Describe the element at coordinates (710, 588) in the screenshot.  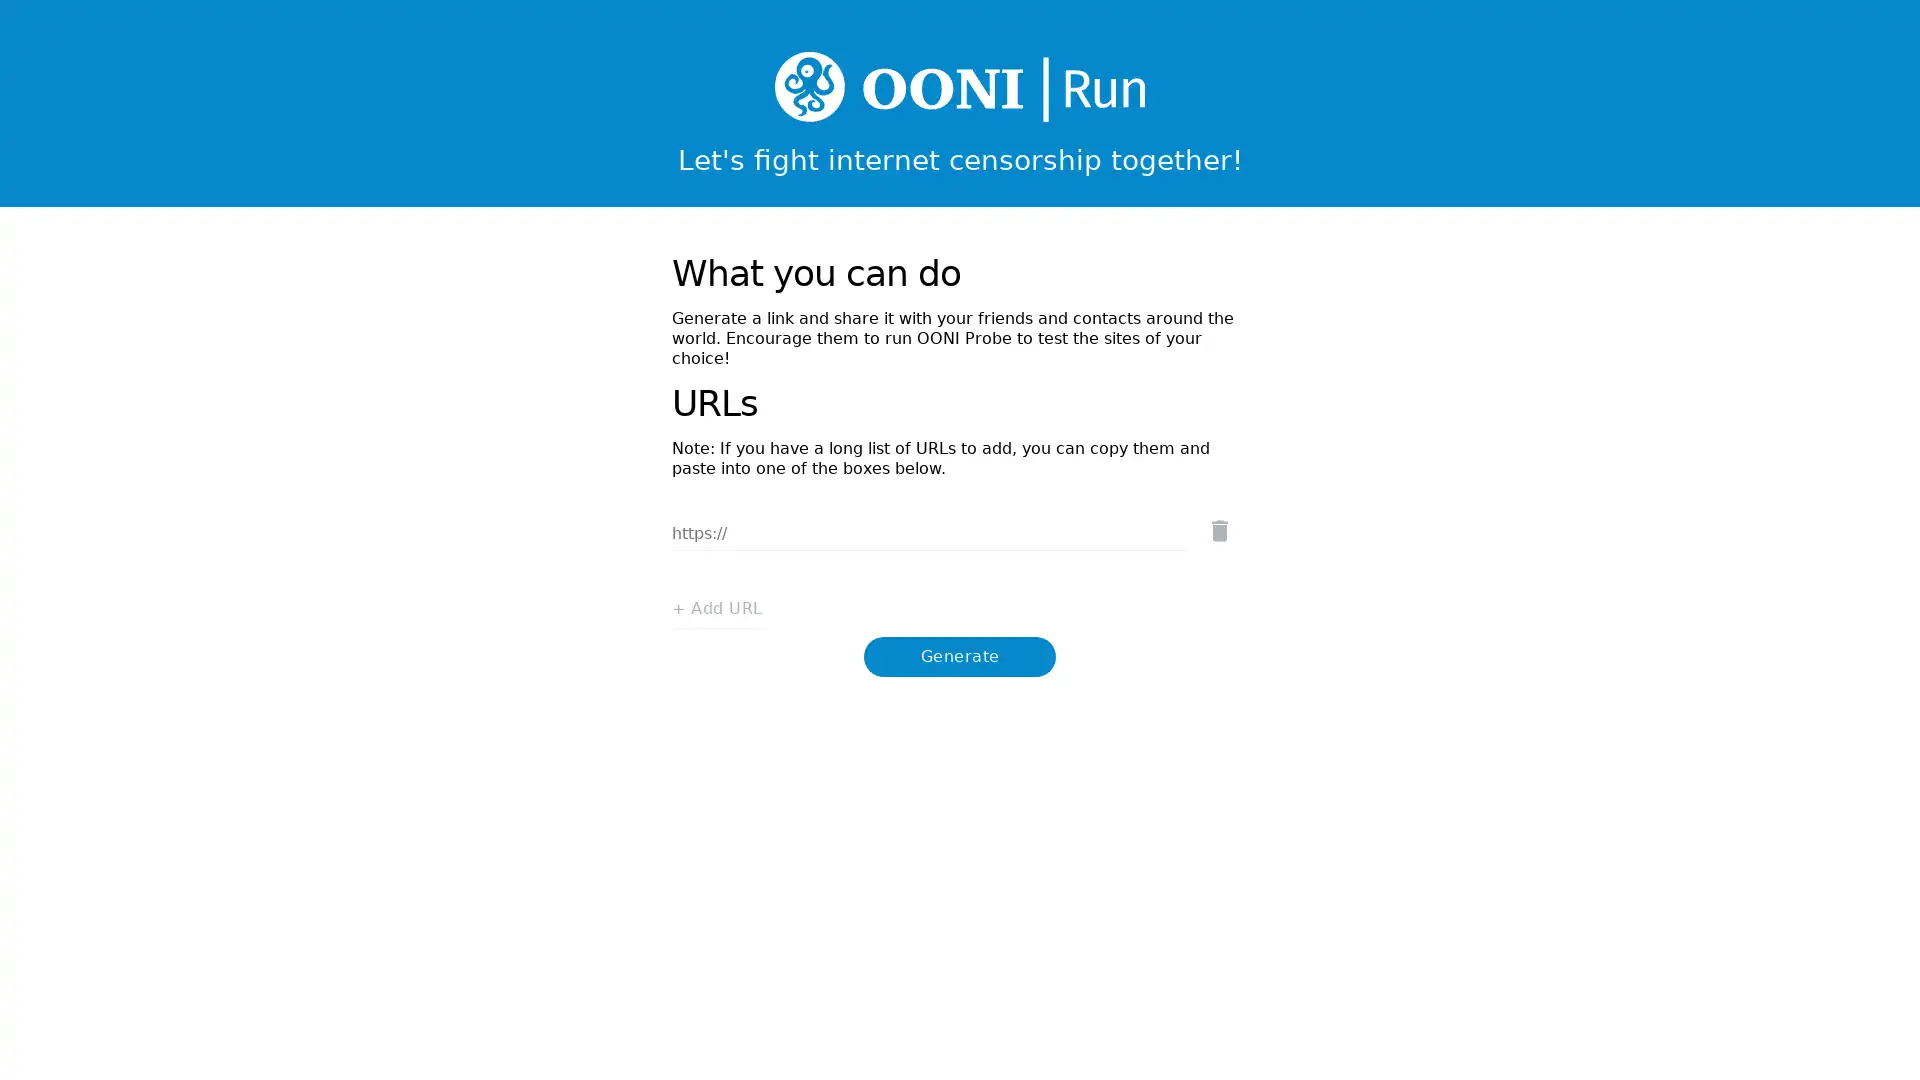
I see `+ Add URL` at that location.